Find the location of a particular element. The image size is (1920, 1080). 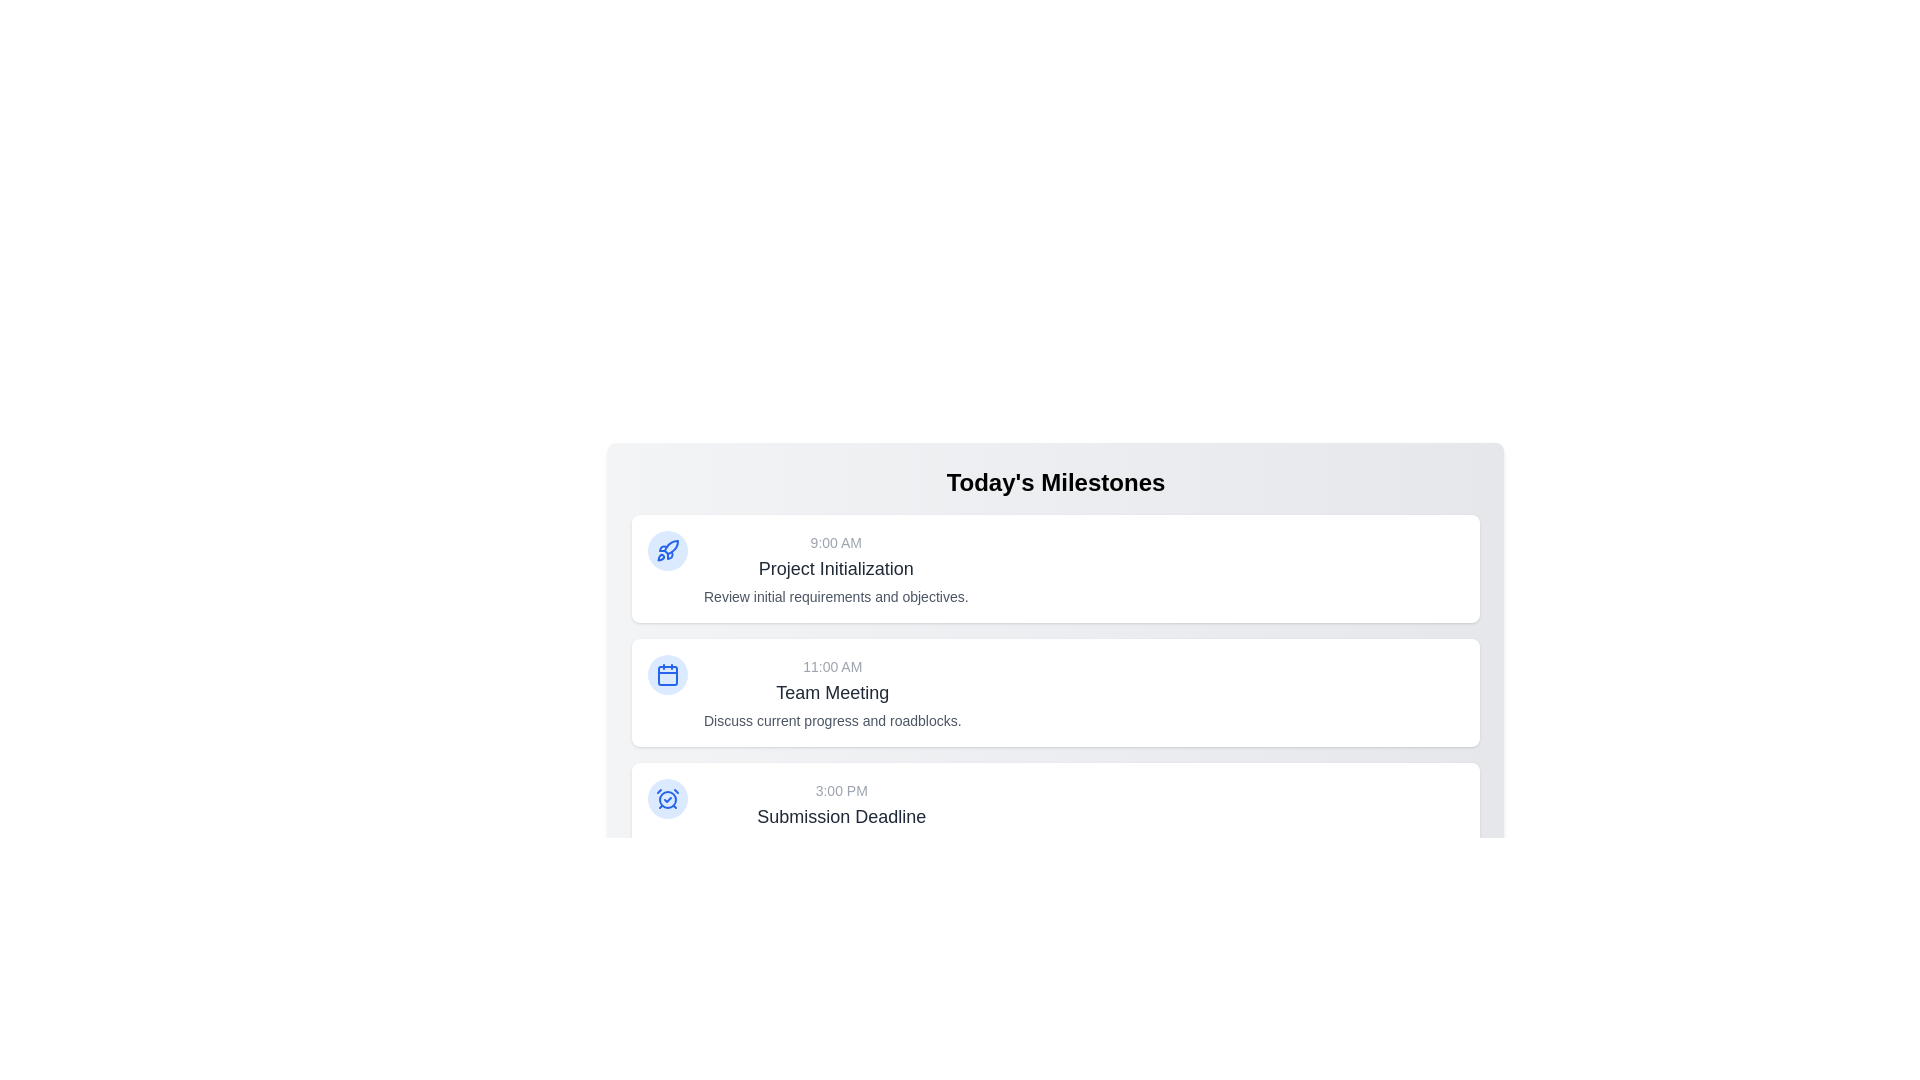

the decorative graphical element representing the date area within the calendar icon, which is located at the center of the calendar's visual representation in the second item of the list is located at coordinates (667, 675).